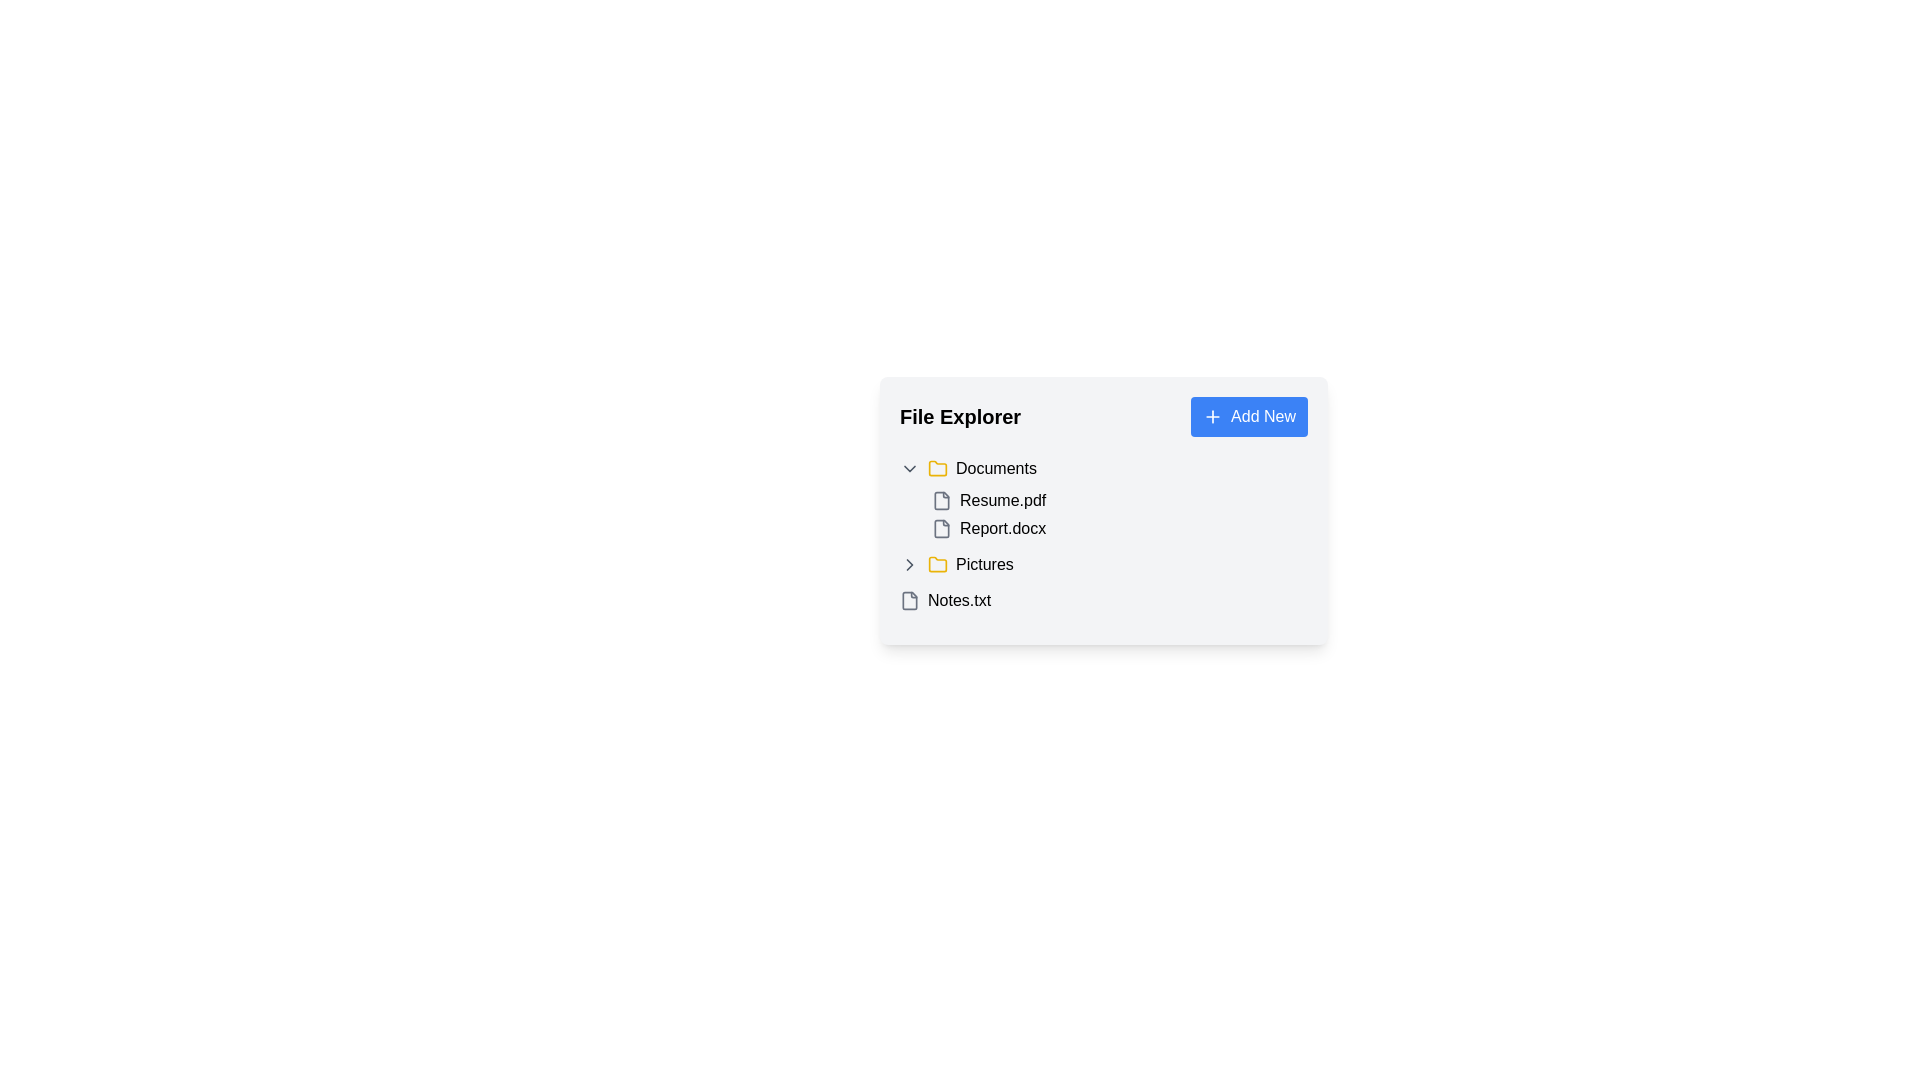  I want to click on the 'Resume.pdf' file icon in the 'File Explorer' section, which visually signifies a file and is the second item listed under the 'Documents' folder, so click(940, 500).